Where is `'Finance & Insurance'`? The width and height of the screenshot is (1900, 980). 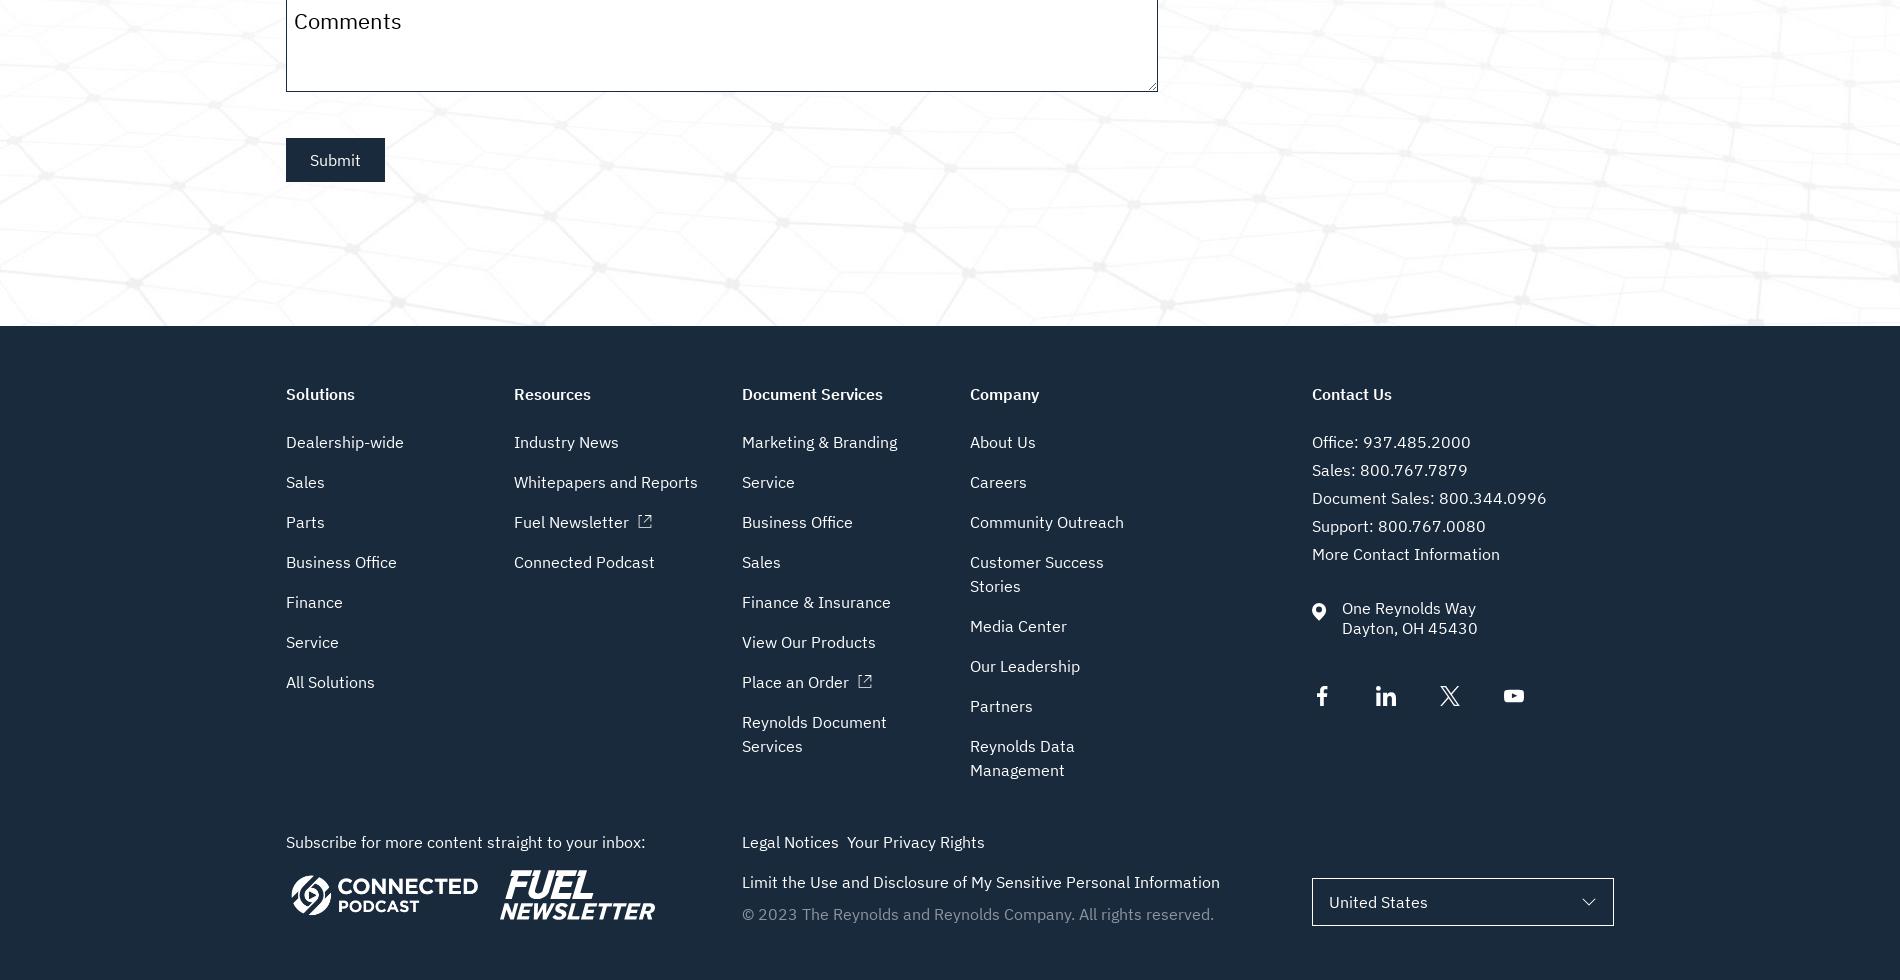
'Finance & Insurance' is located at coordinates (815, 602).